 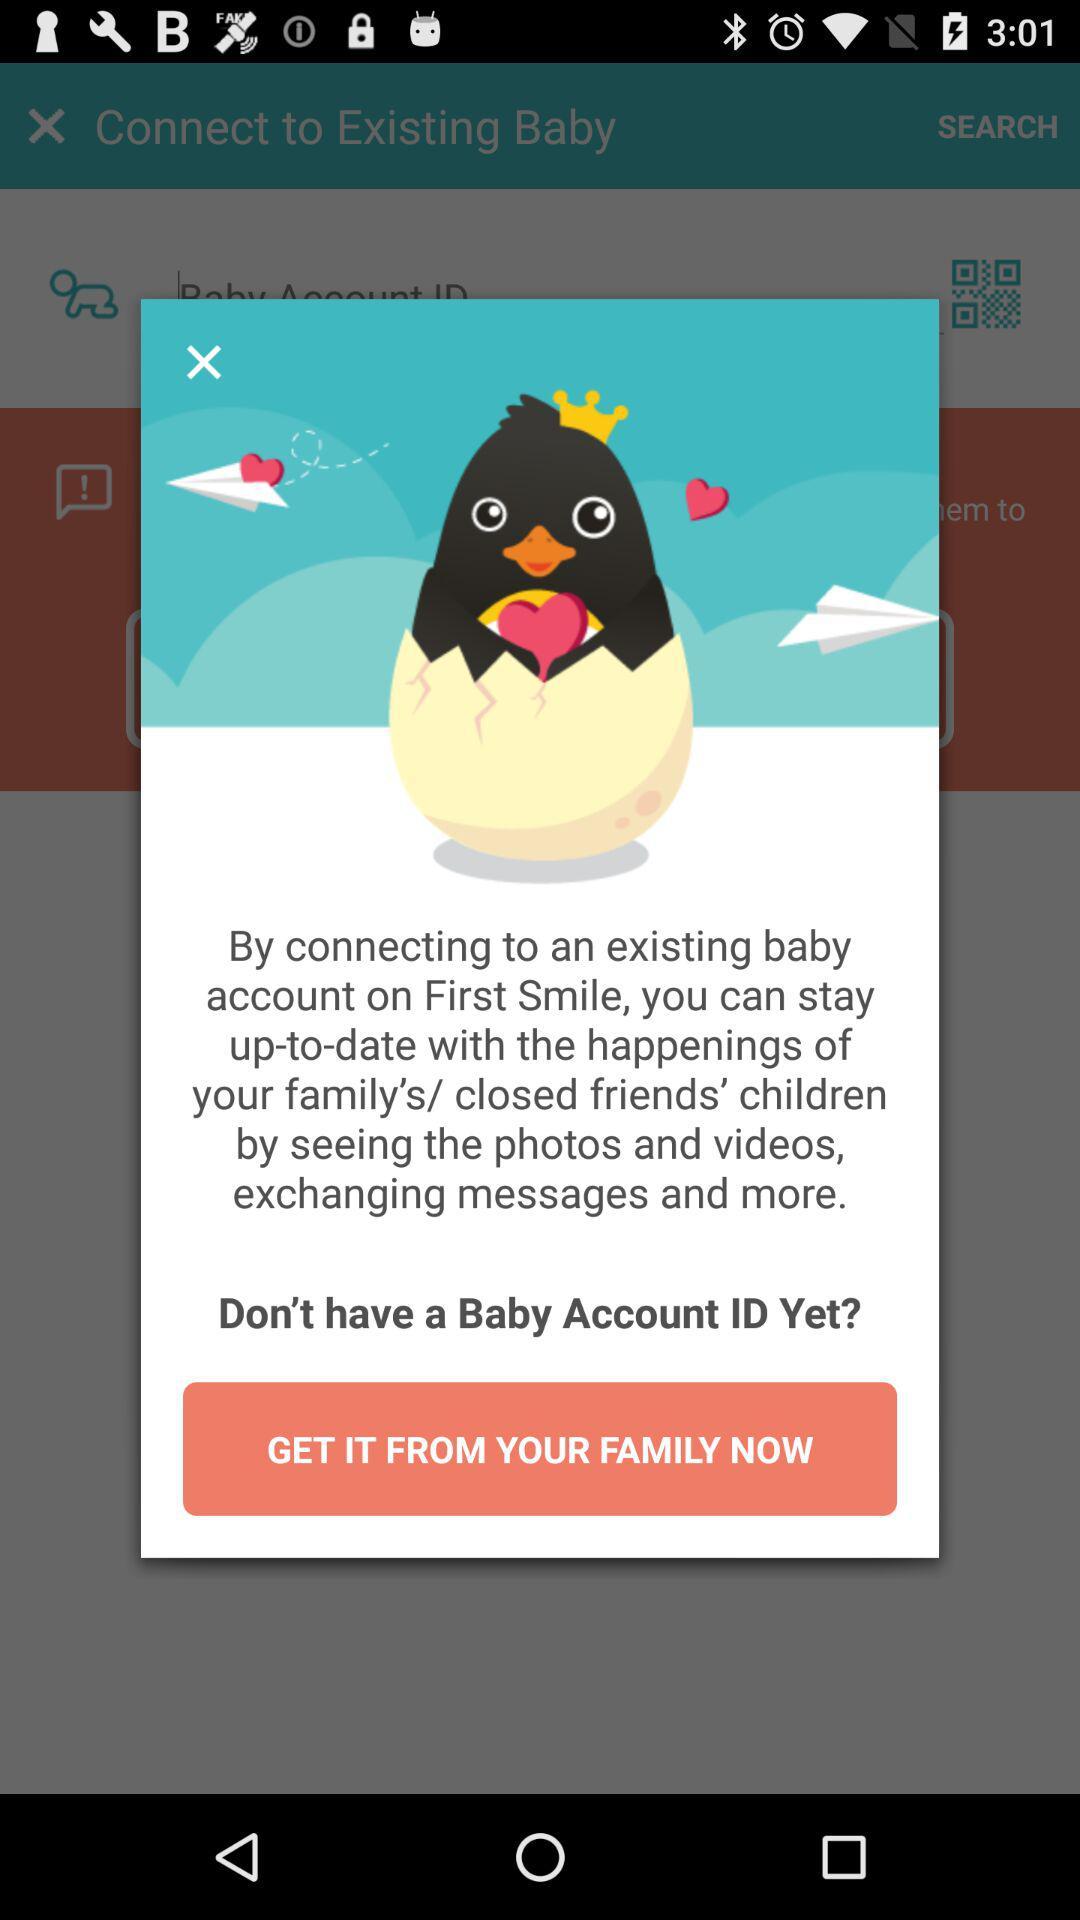 What do you see at coordinates (204, 362) in the screenshot?
I see `app above the by connecting to app` at bounding box center [204, 362].